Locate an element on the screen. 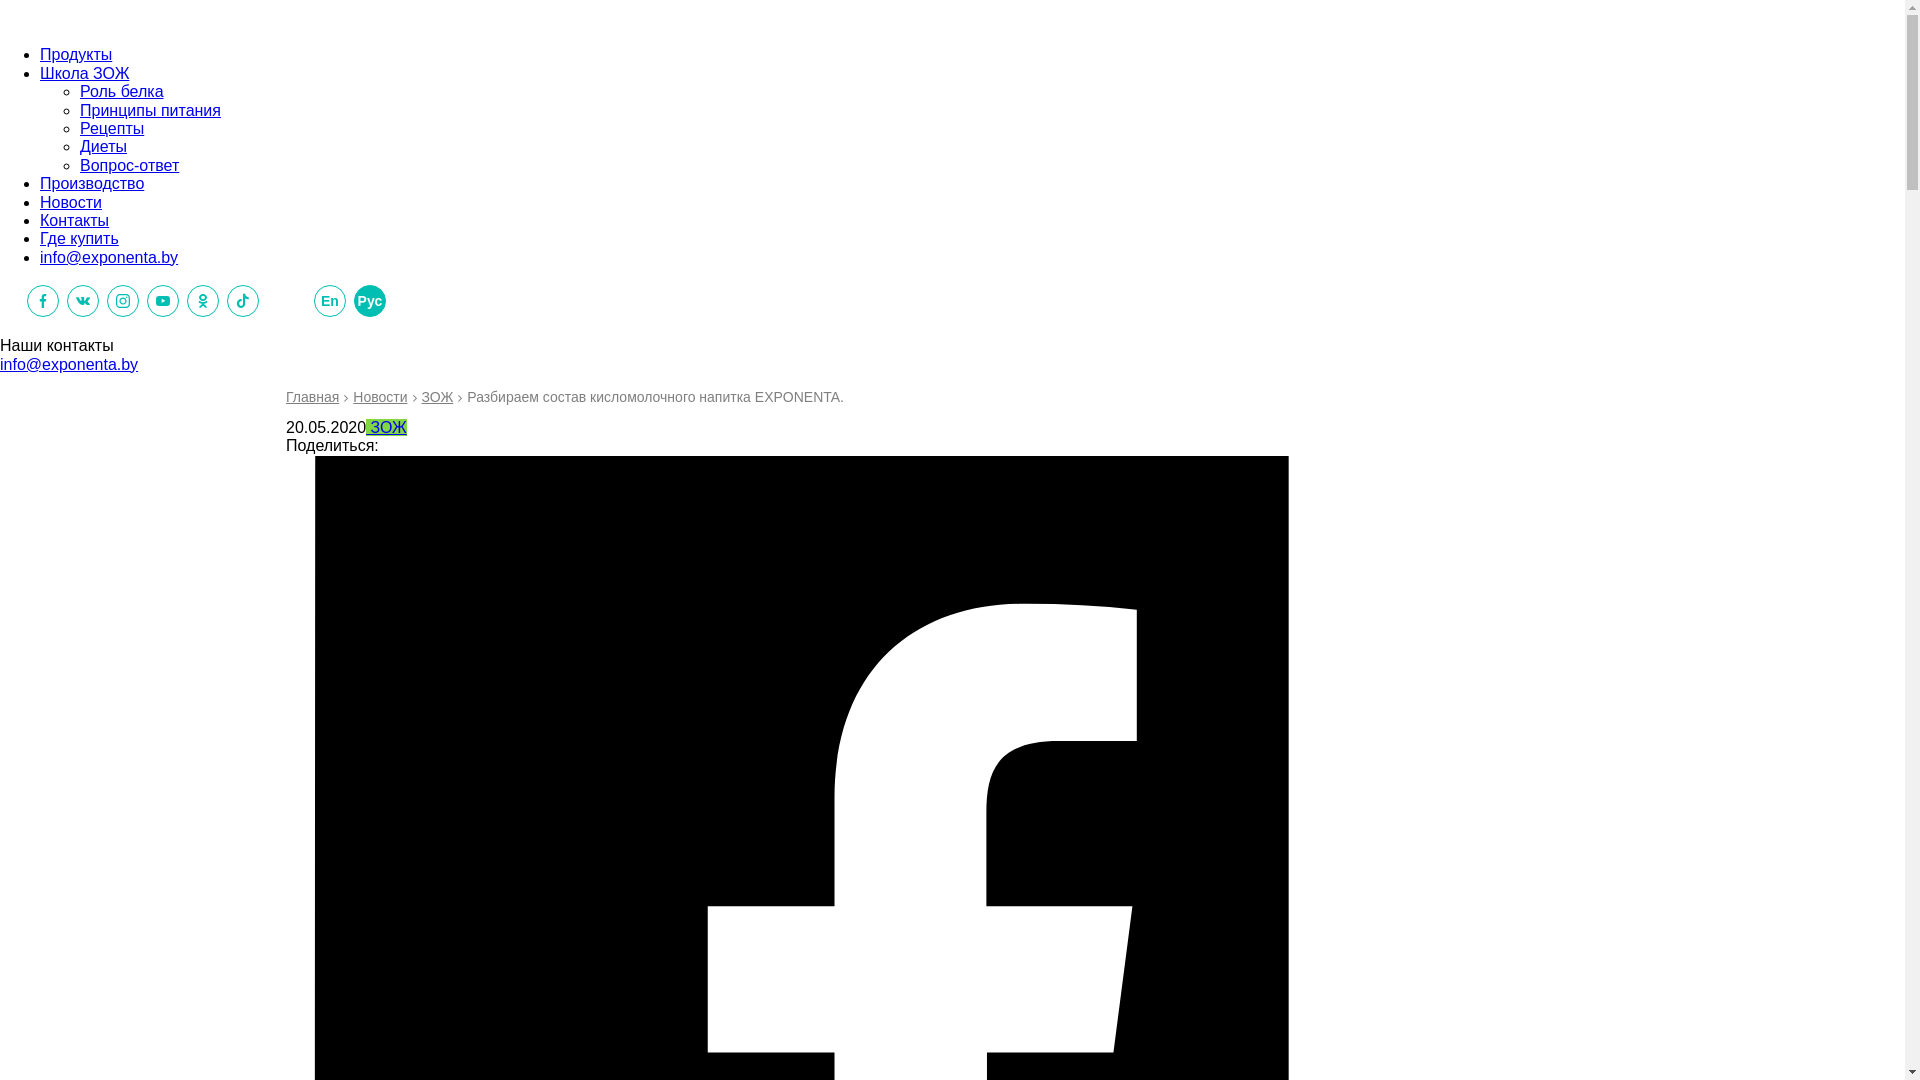 The width and height of the screenshot is (1920, 1080). 'En' is located at coordinates (312, 300).